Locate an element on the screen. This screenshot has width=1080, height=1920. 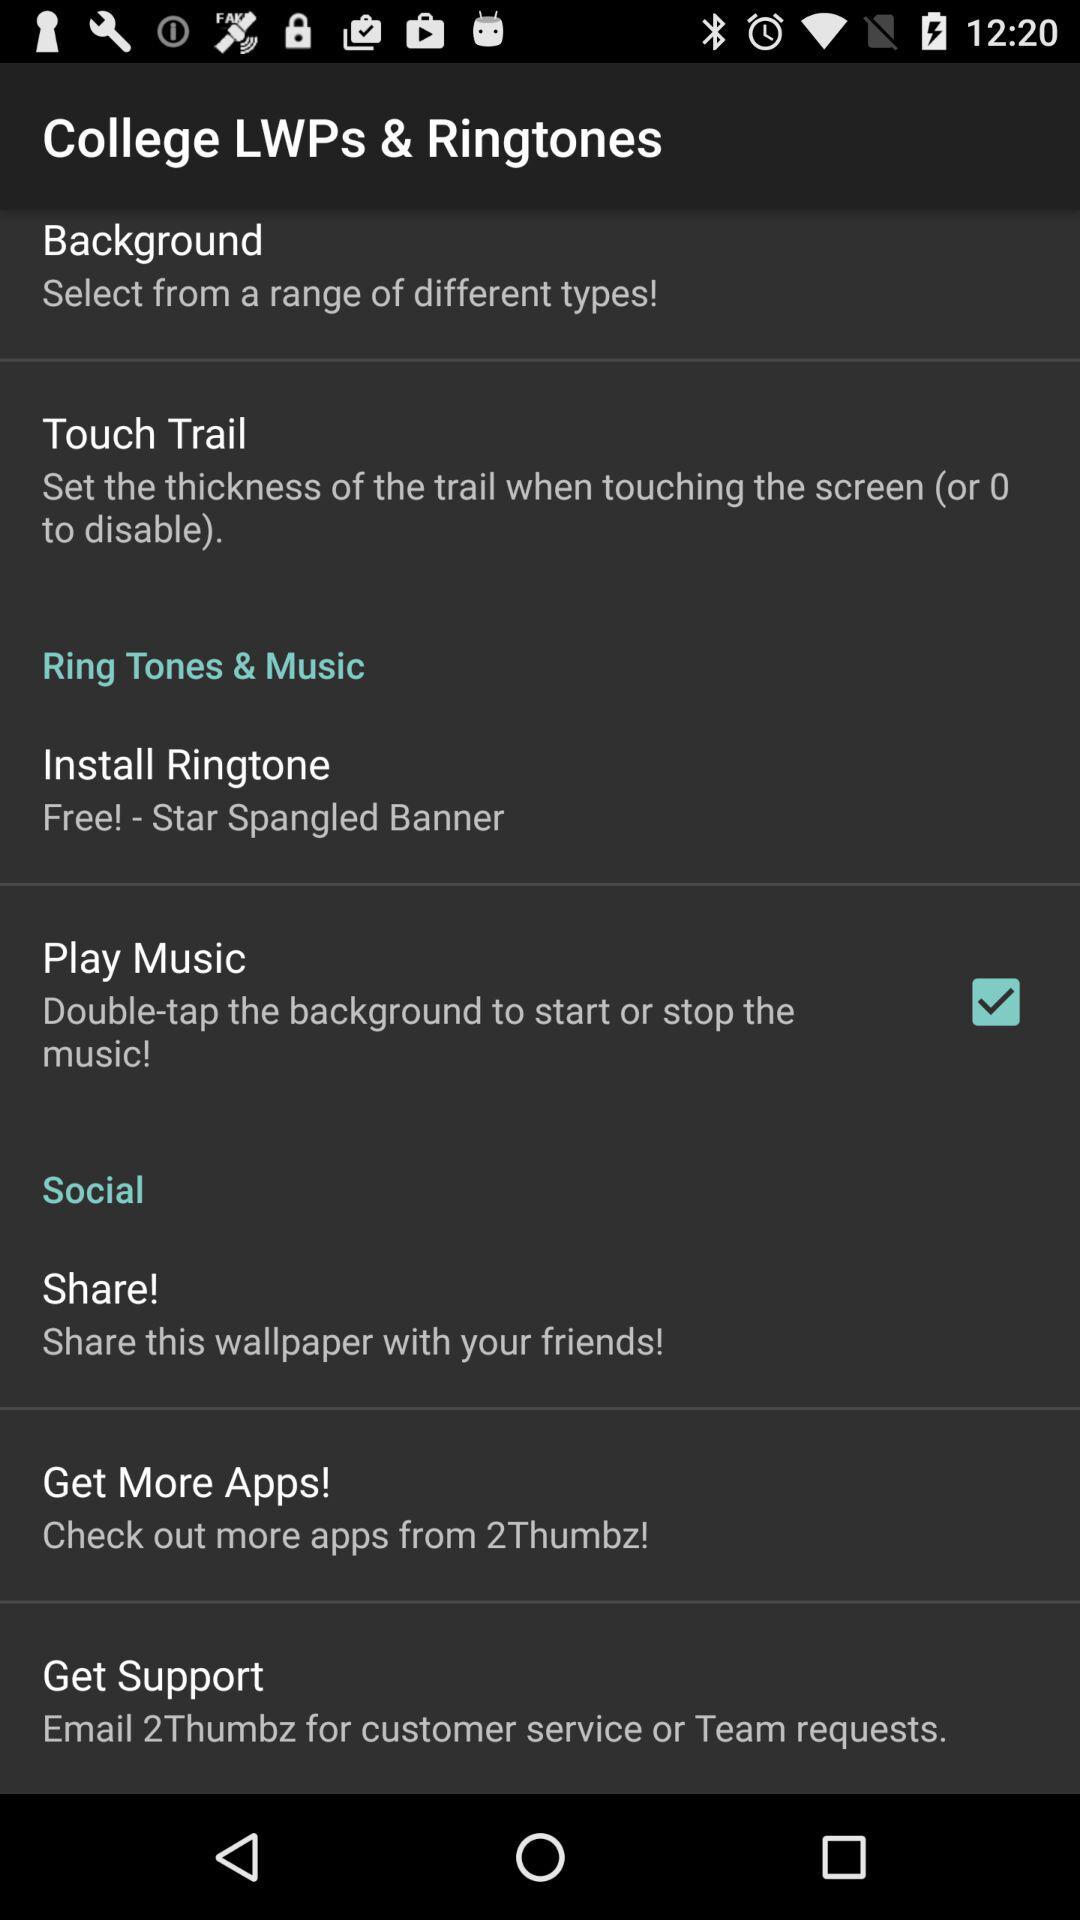
app above the play music item is located at coordinates (273, 816).